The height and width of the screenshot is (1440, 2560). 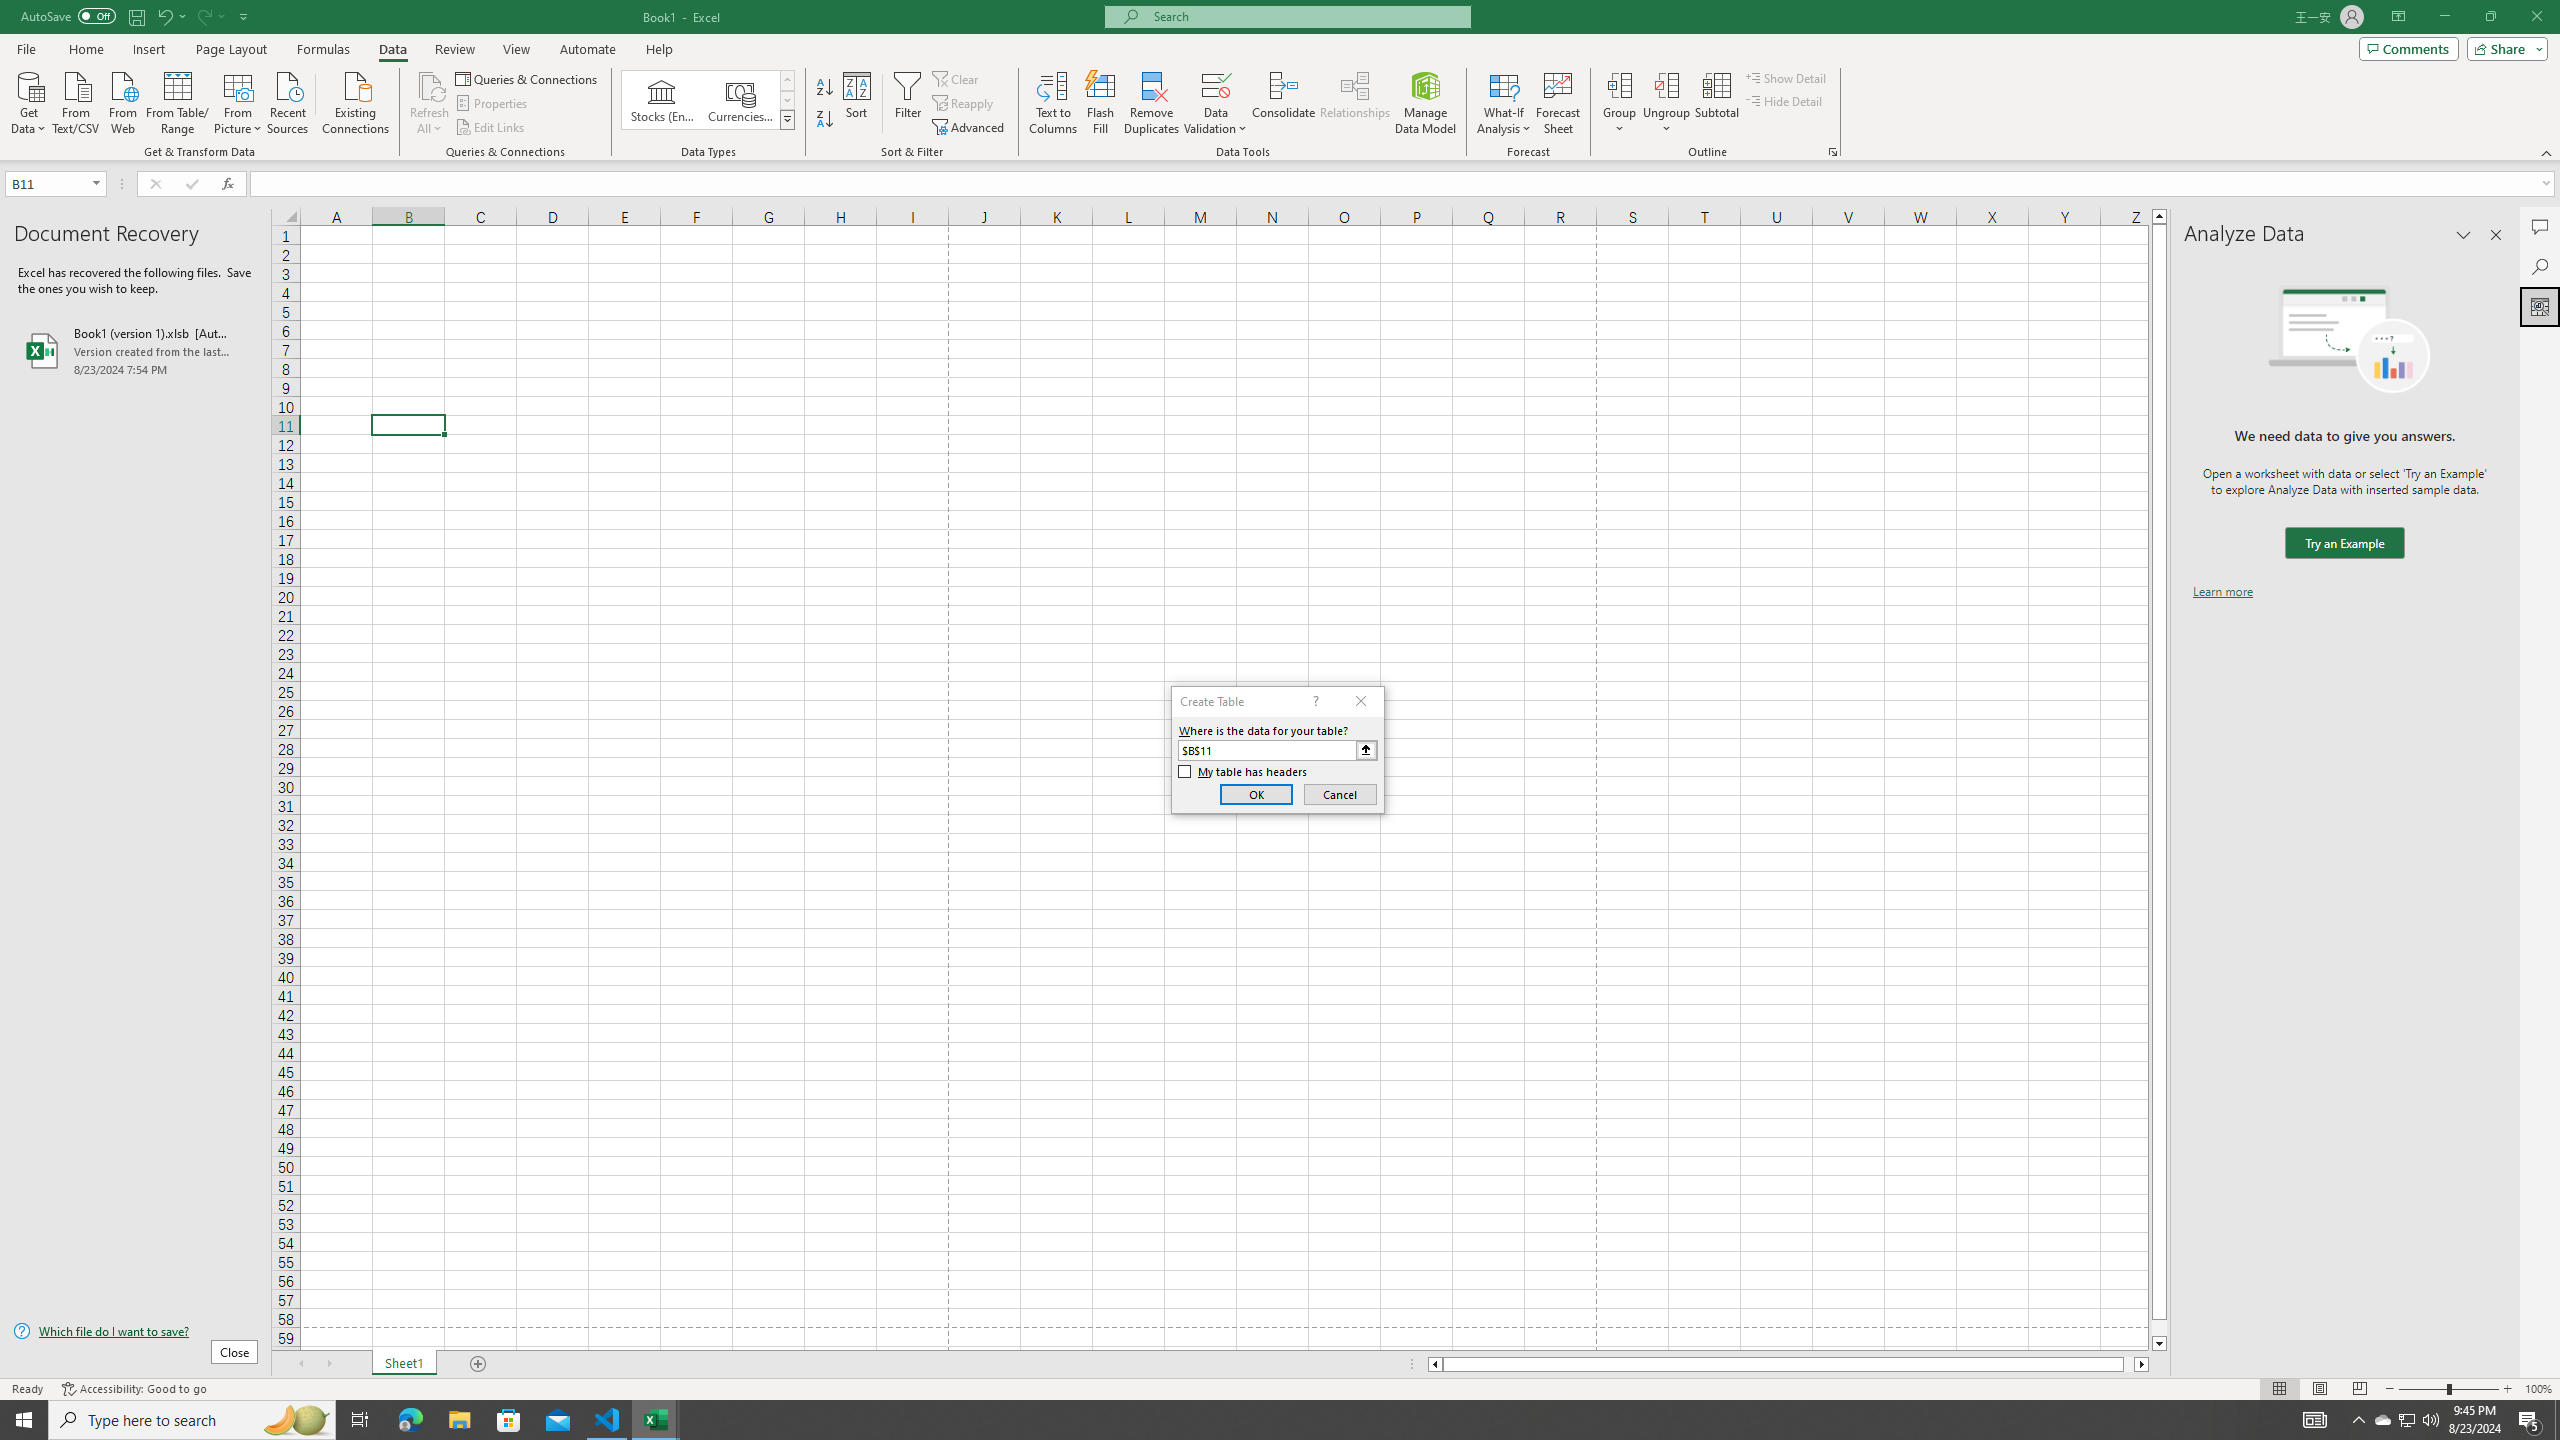 What do you see at coordinates (1666, 84) in the screenshot?
I see `'Ungroup...'` at bounding box center [1666, 84].